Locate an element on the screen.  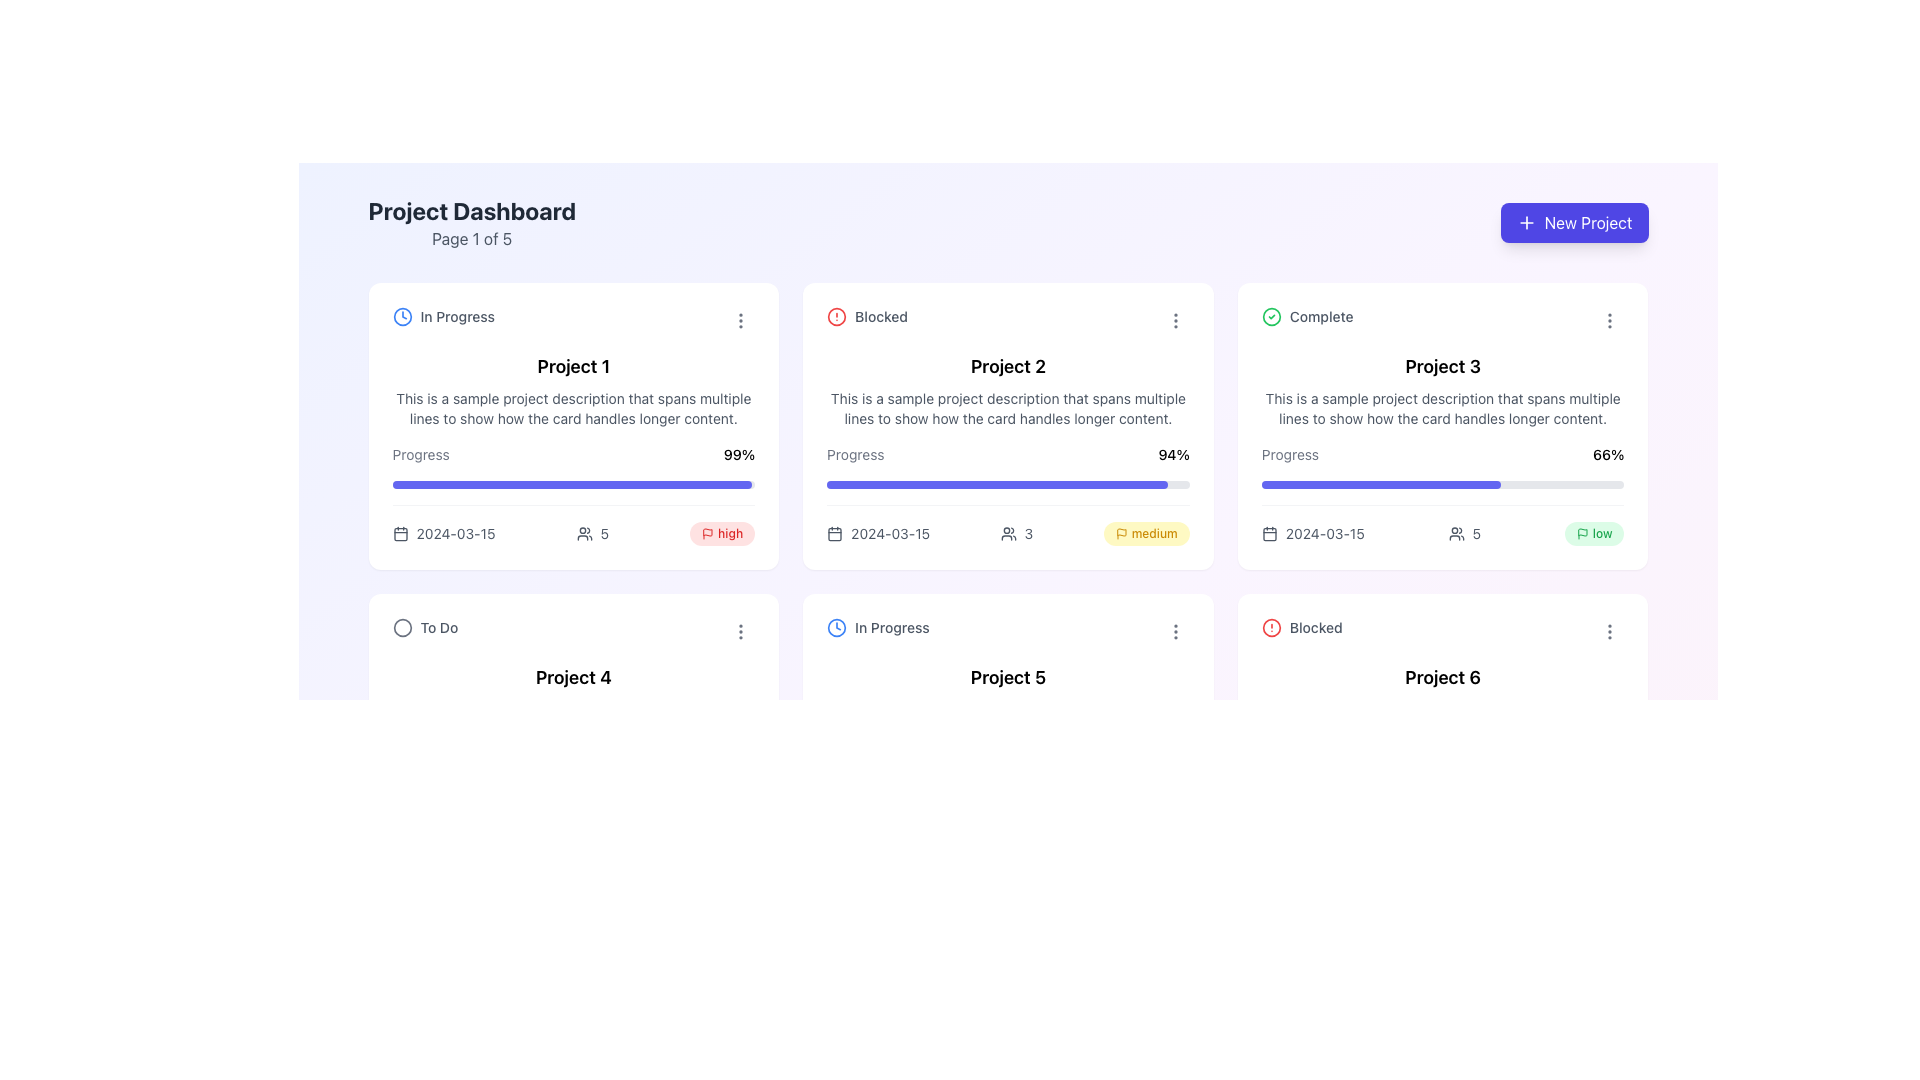
the horizontal progress bar for 'Project 3' located in the third column of the top row, beneath the 'Progress' label is located at coordinates (1443, 485).